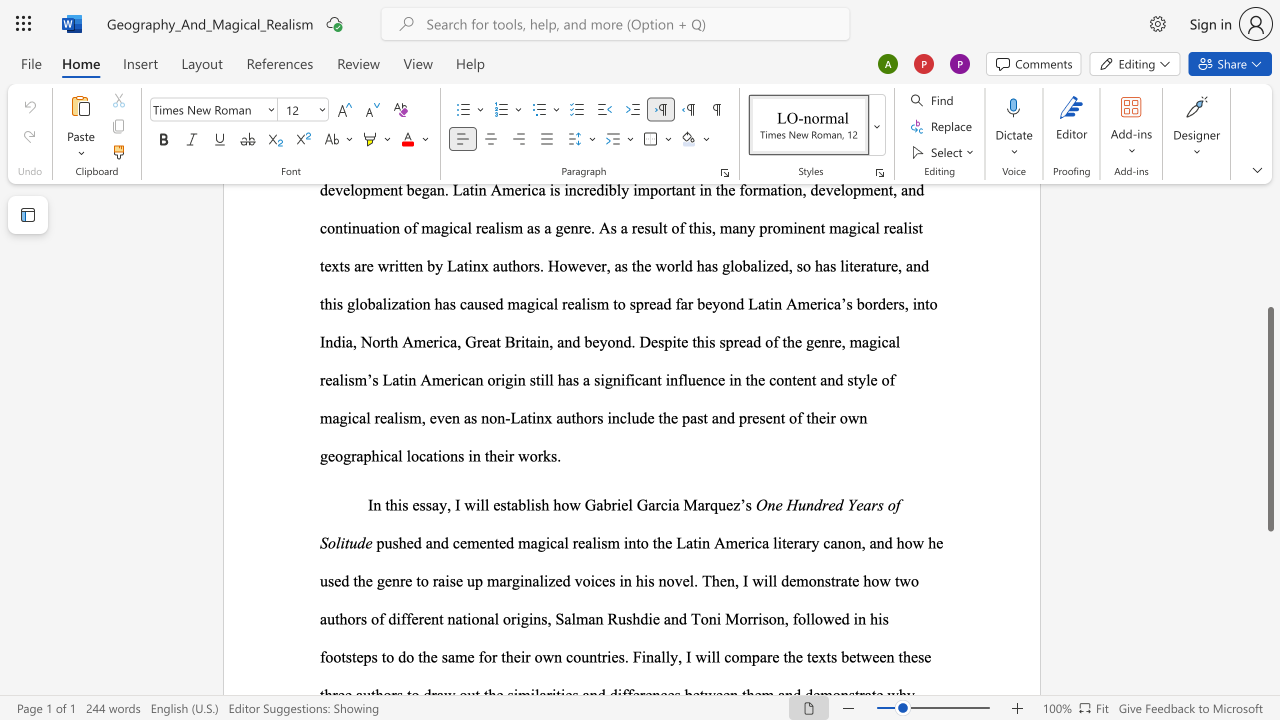 This screenshot has width=1280, height=720. What do you see at coordinates (1269, 238) in the screenshot?
I see `the right-hand scrollbar to ascend the page` at bounding box center [1269, 238].